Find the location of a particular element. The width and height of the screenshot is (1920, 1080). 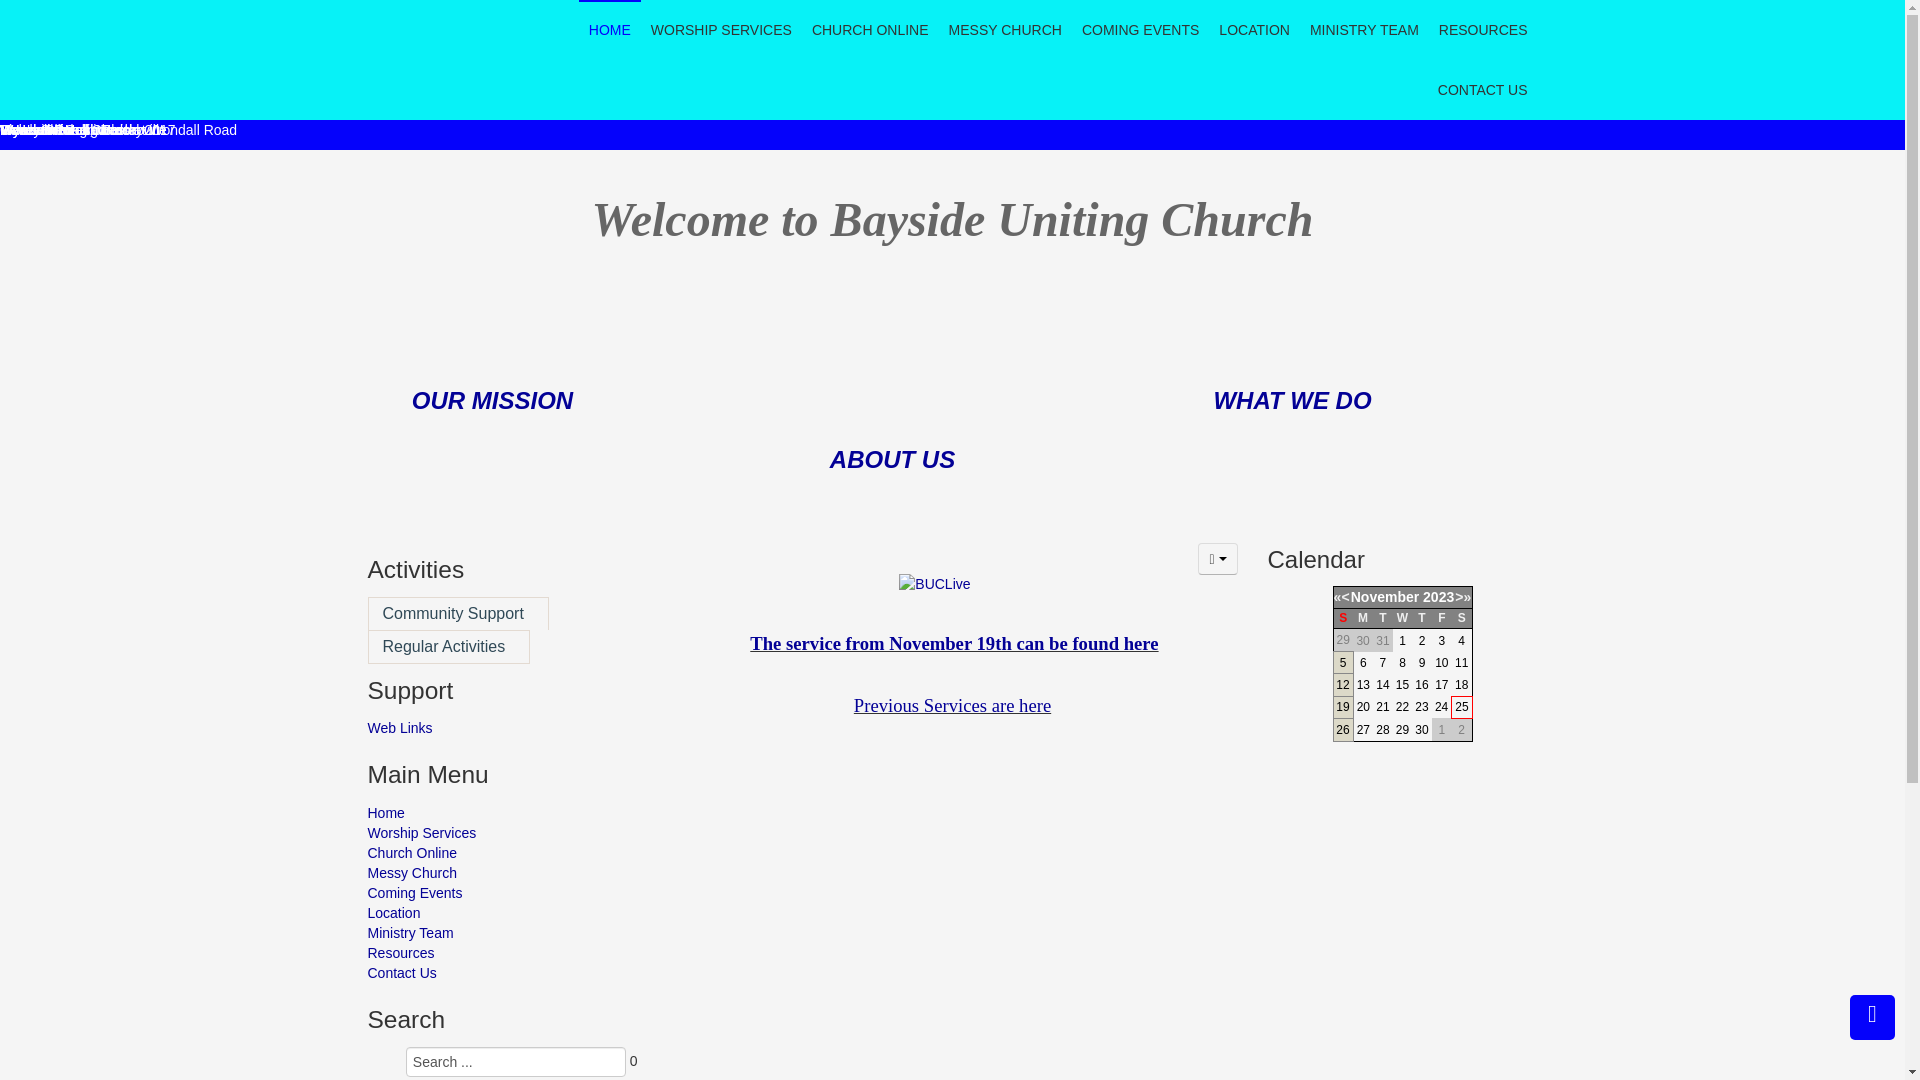

'Resources' is located at coordinates (503, 951).